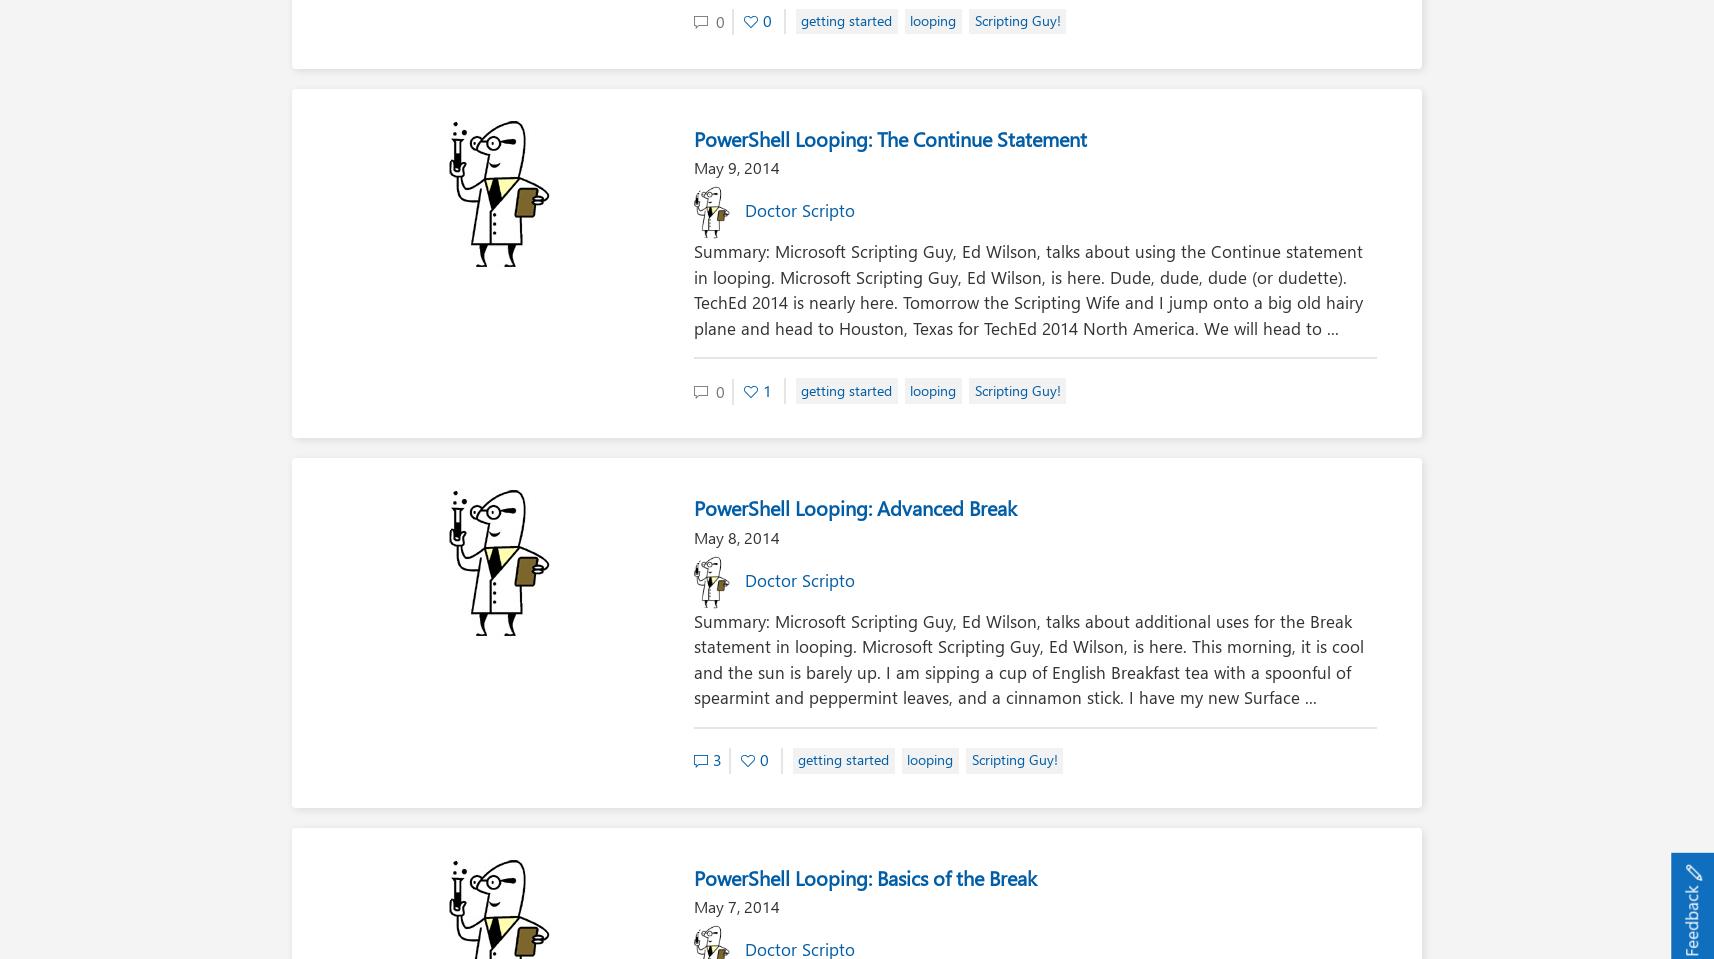 The image size is (1714, 959). Describe the element at coordinates (655, 340) in the screenshot. I see `'Comments are closed.'` at that location.